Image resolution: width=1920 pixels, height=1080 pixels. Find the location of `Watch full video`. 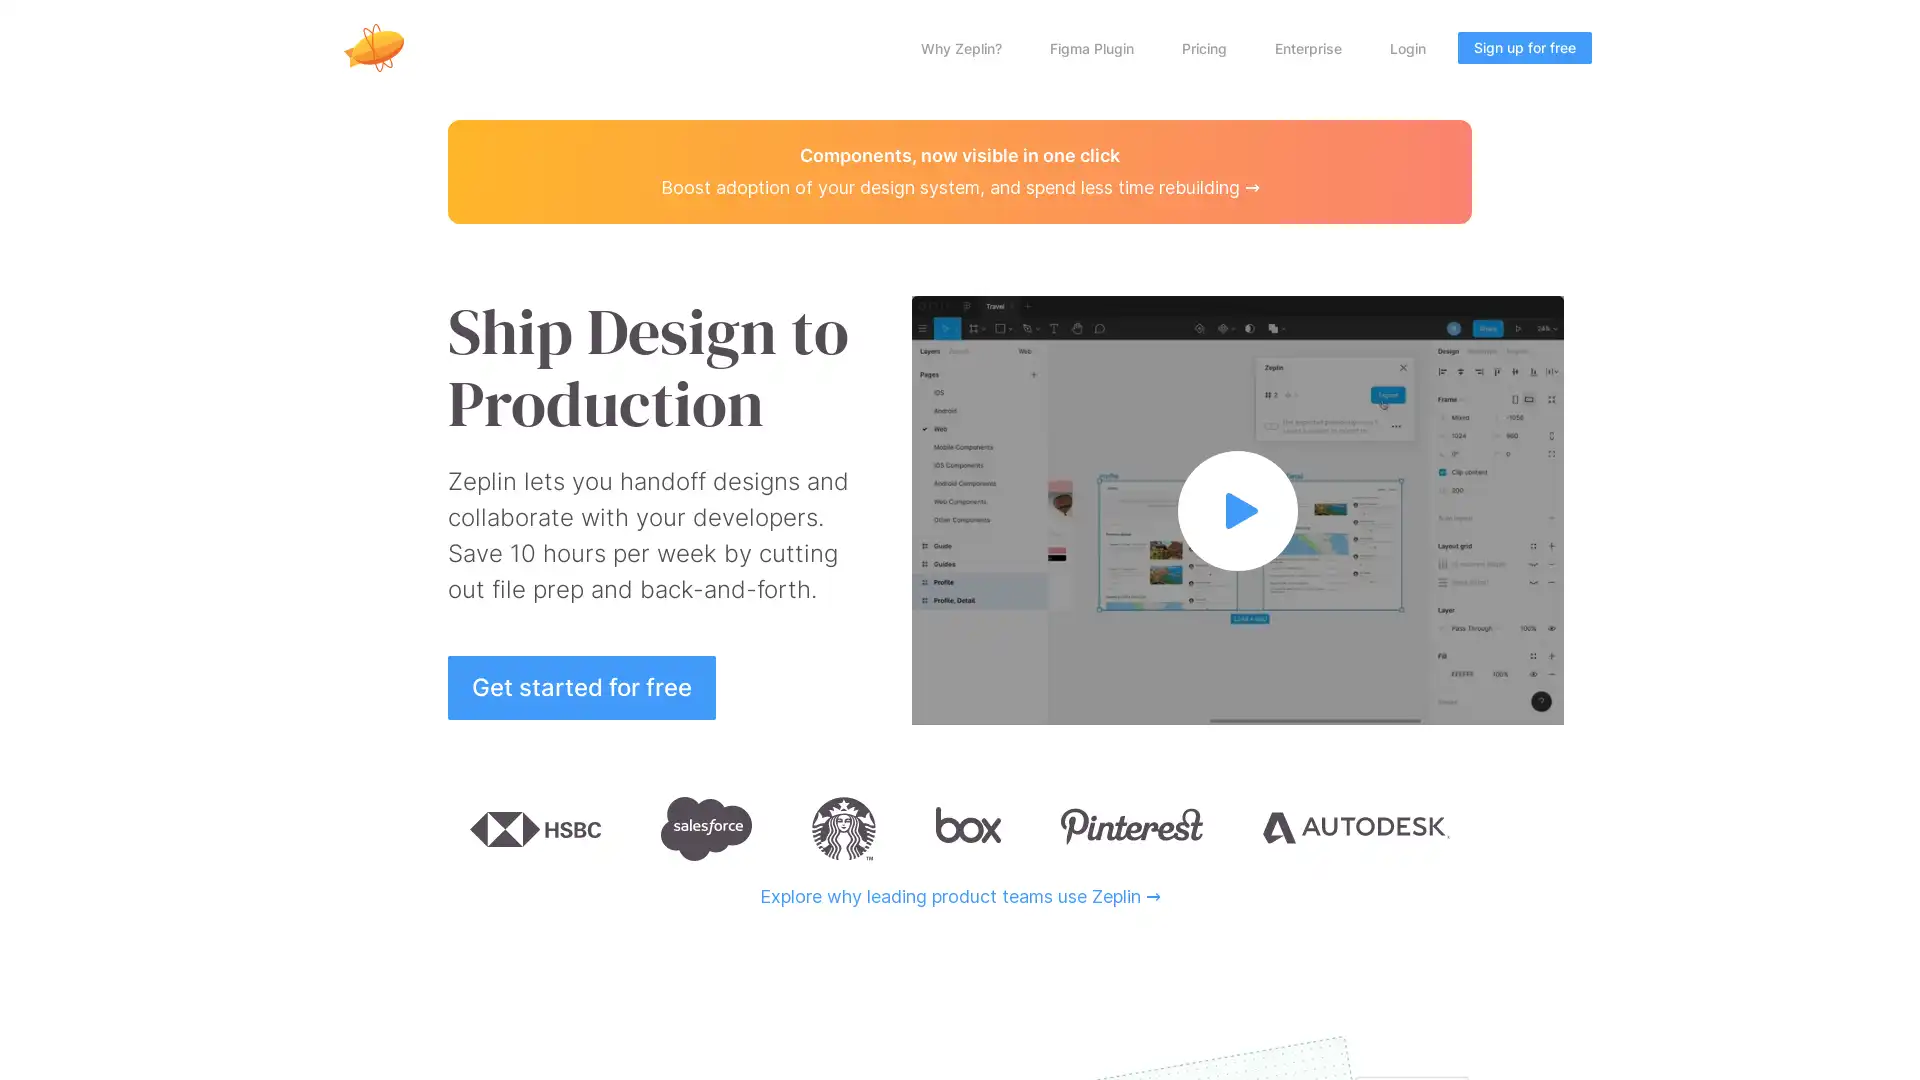

Watch full video is located at coordinates (1237, 509).